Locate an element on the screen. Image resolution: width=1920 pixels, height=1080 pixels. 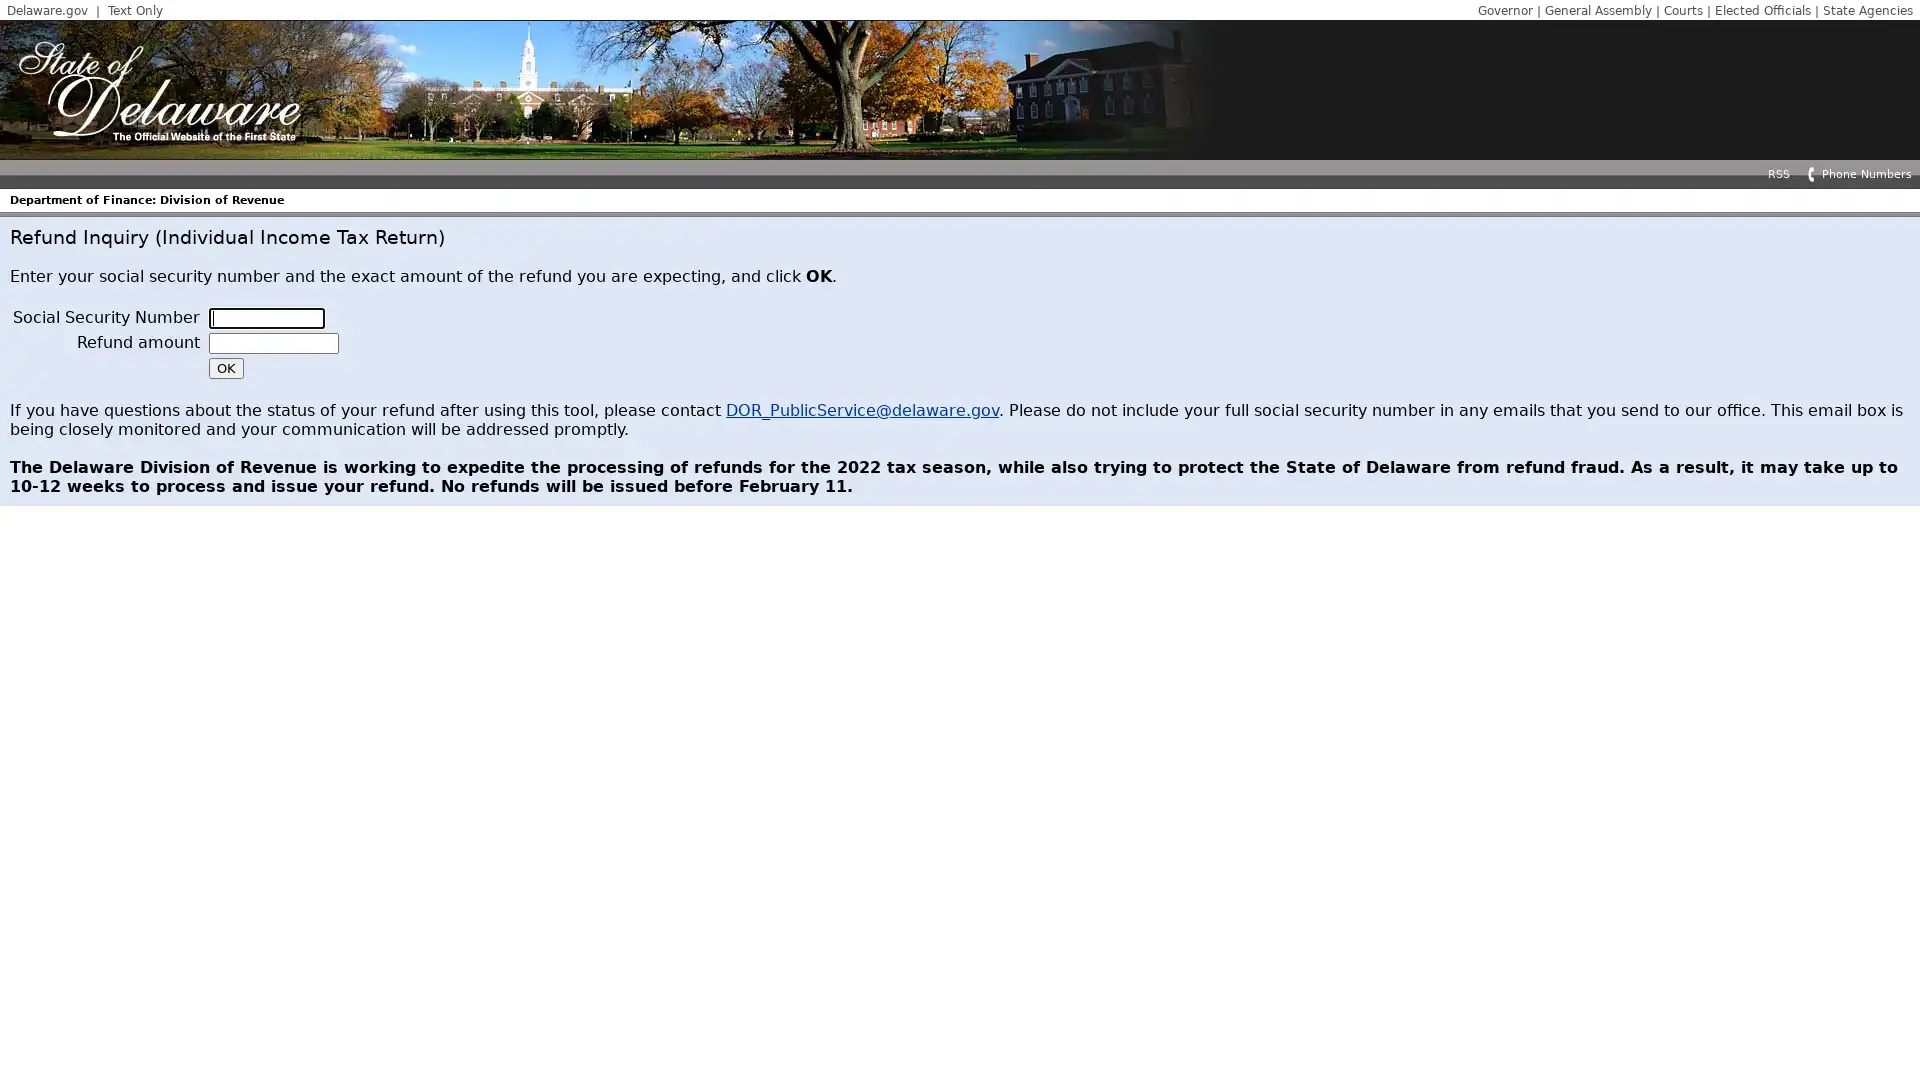
OK is located at coordinates (226, 367).